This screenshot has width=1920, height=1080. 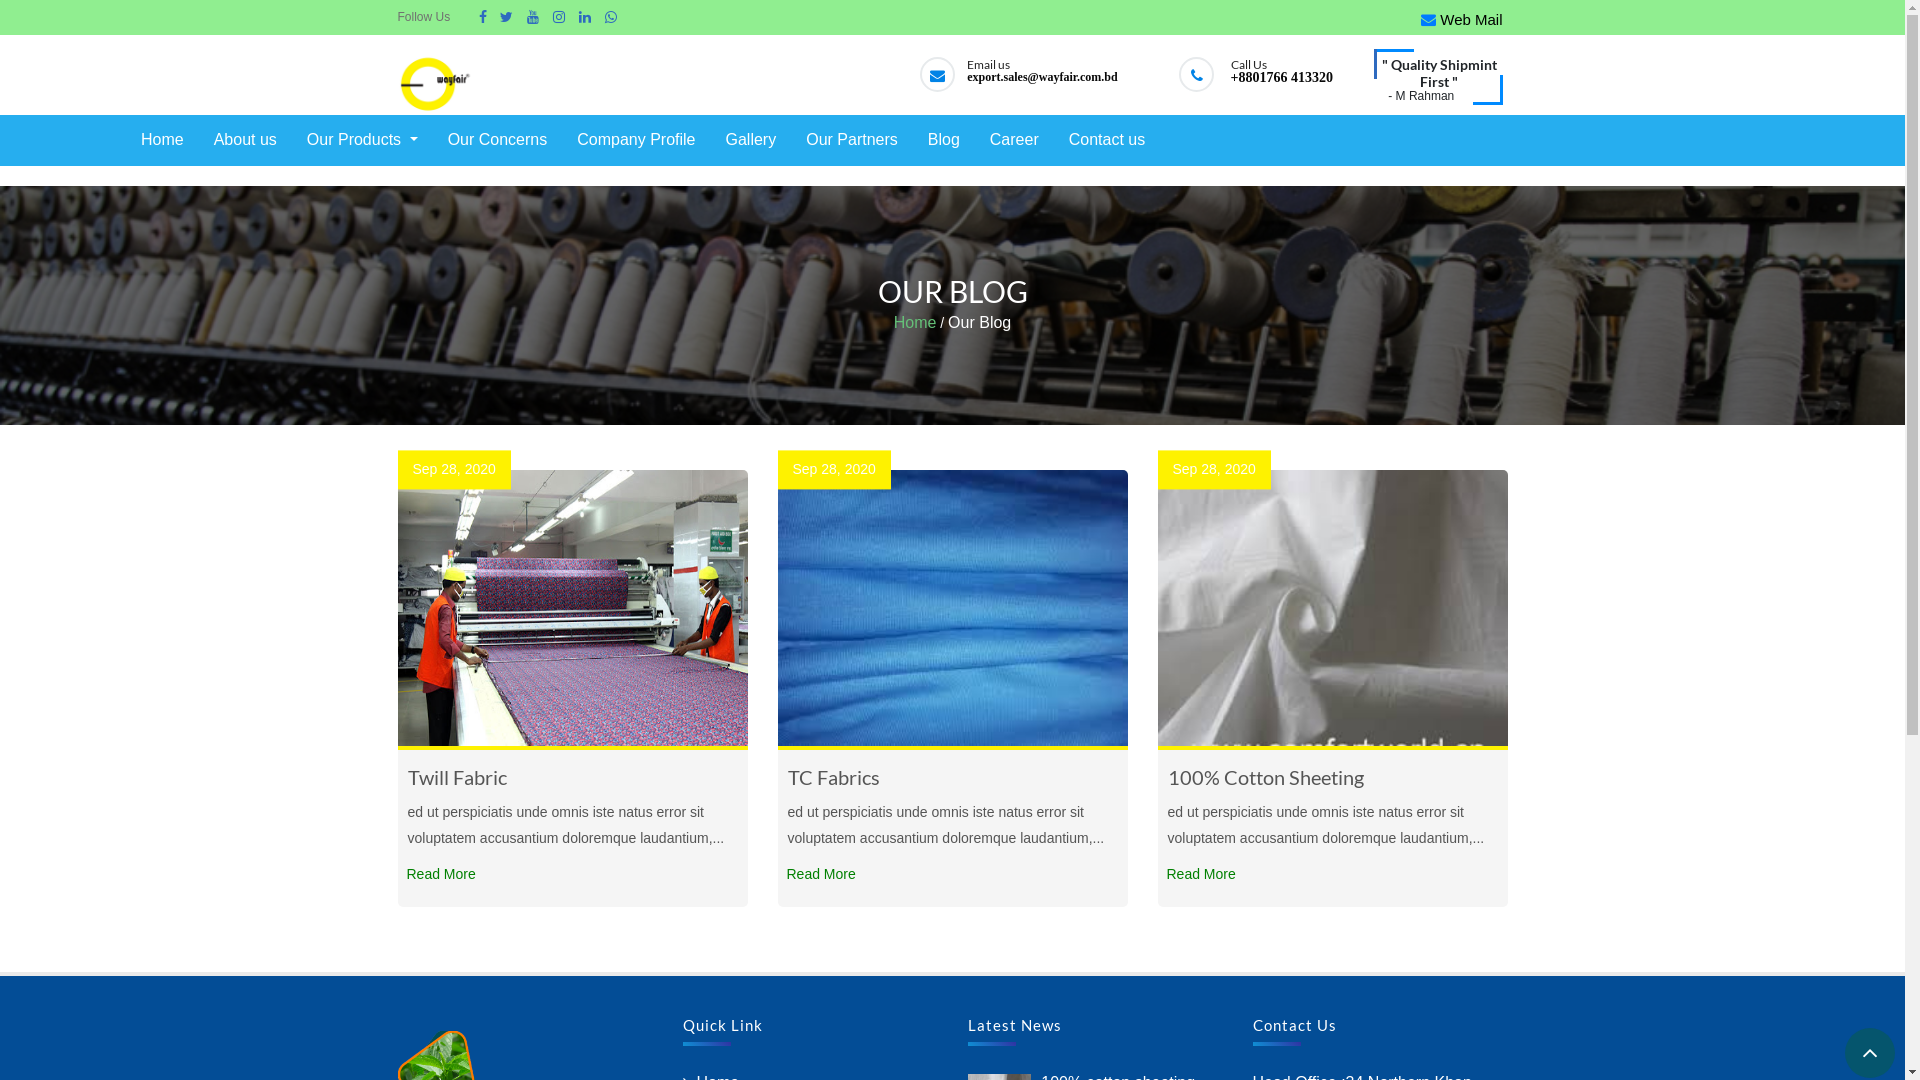 What do you see at coordinates (749, 139) in the screenshot?
I see `'Gallery'` at bounding box center [749, 139].